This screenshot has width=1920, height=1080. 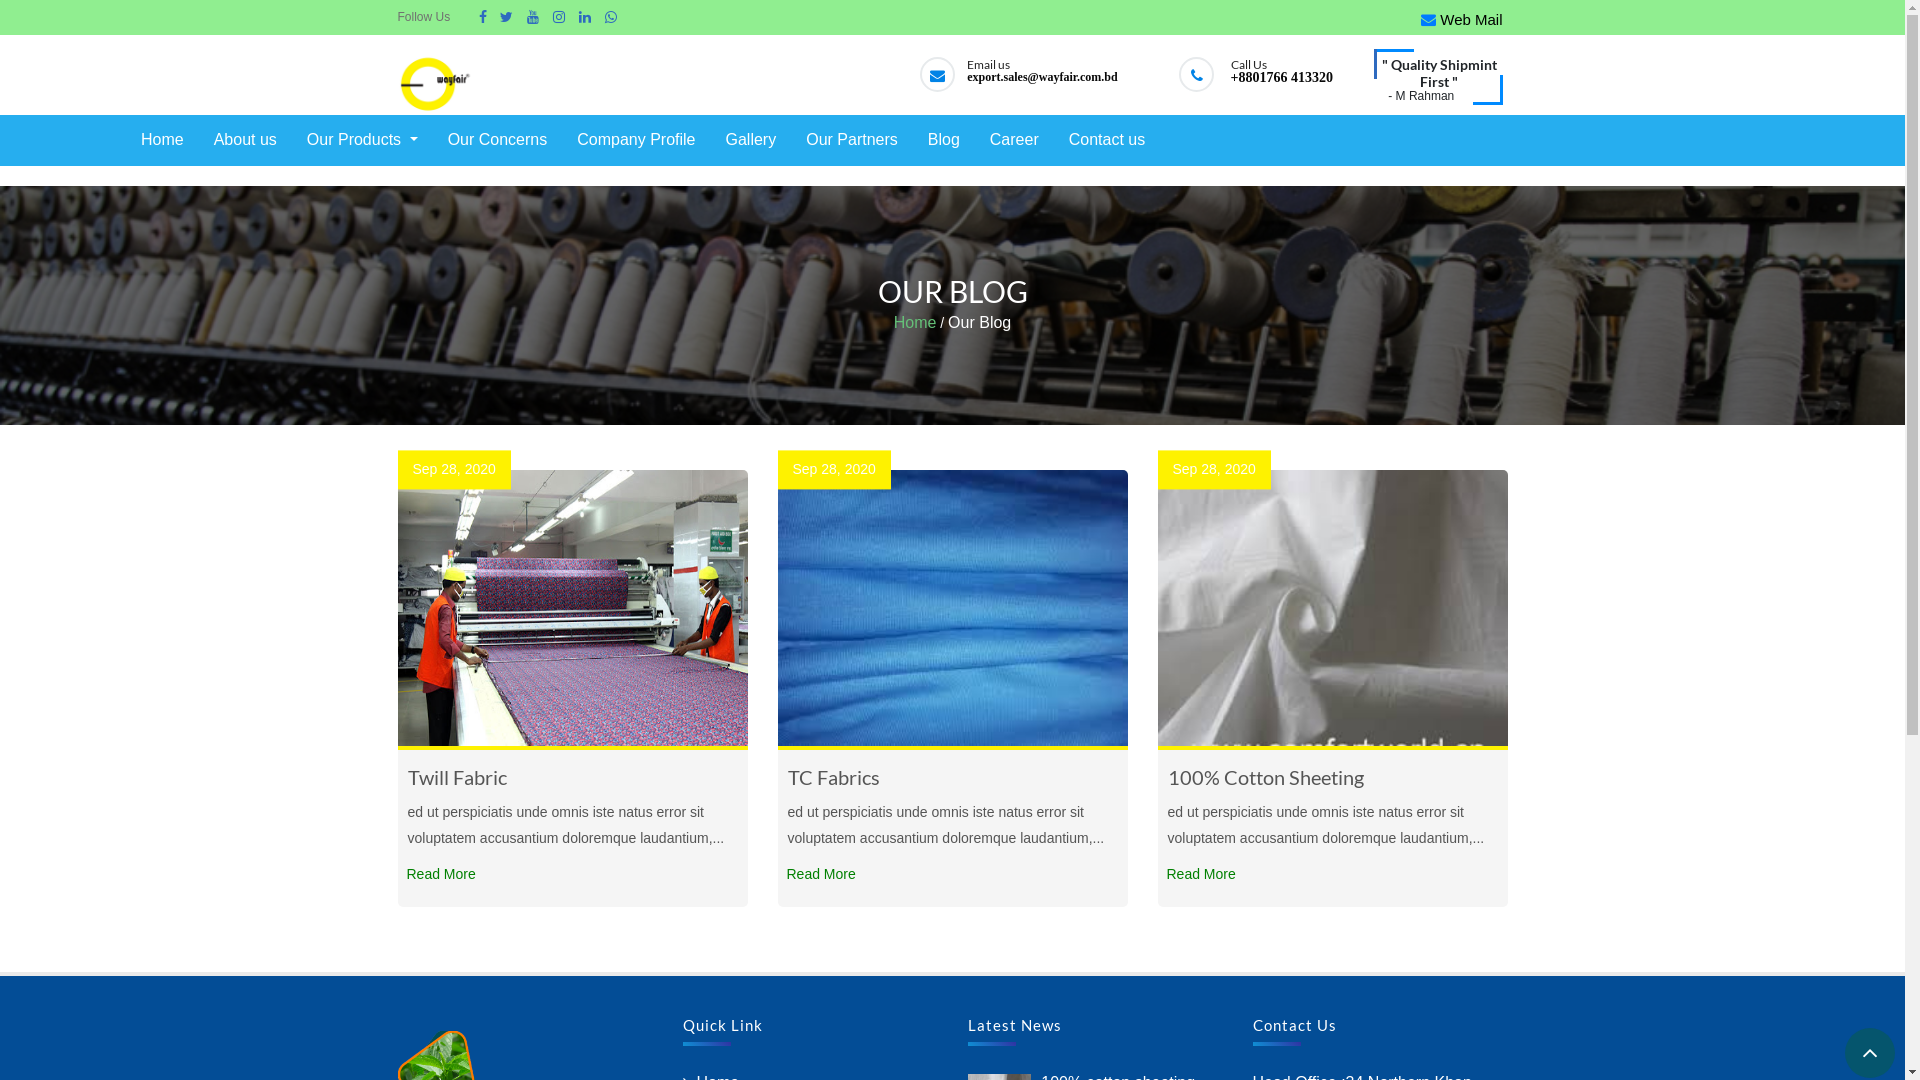 What do you see at coordinates (749, 139) in the screenshot?
I see `'Gallery'` at bounding box center [749, 139].